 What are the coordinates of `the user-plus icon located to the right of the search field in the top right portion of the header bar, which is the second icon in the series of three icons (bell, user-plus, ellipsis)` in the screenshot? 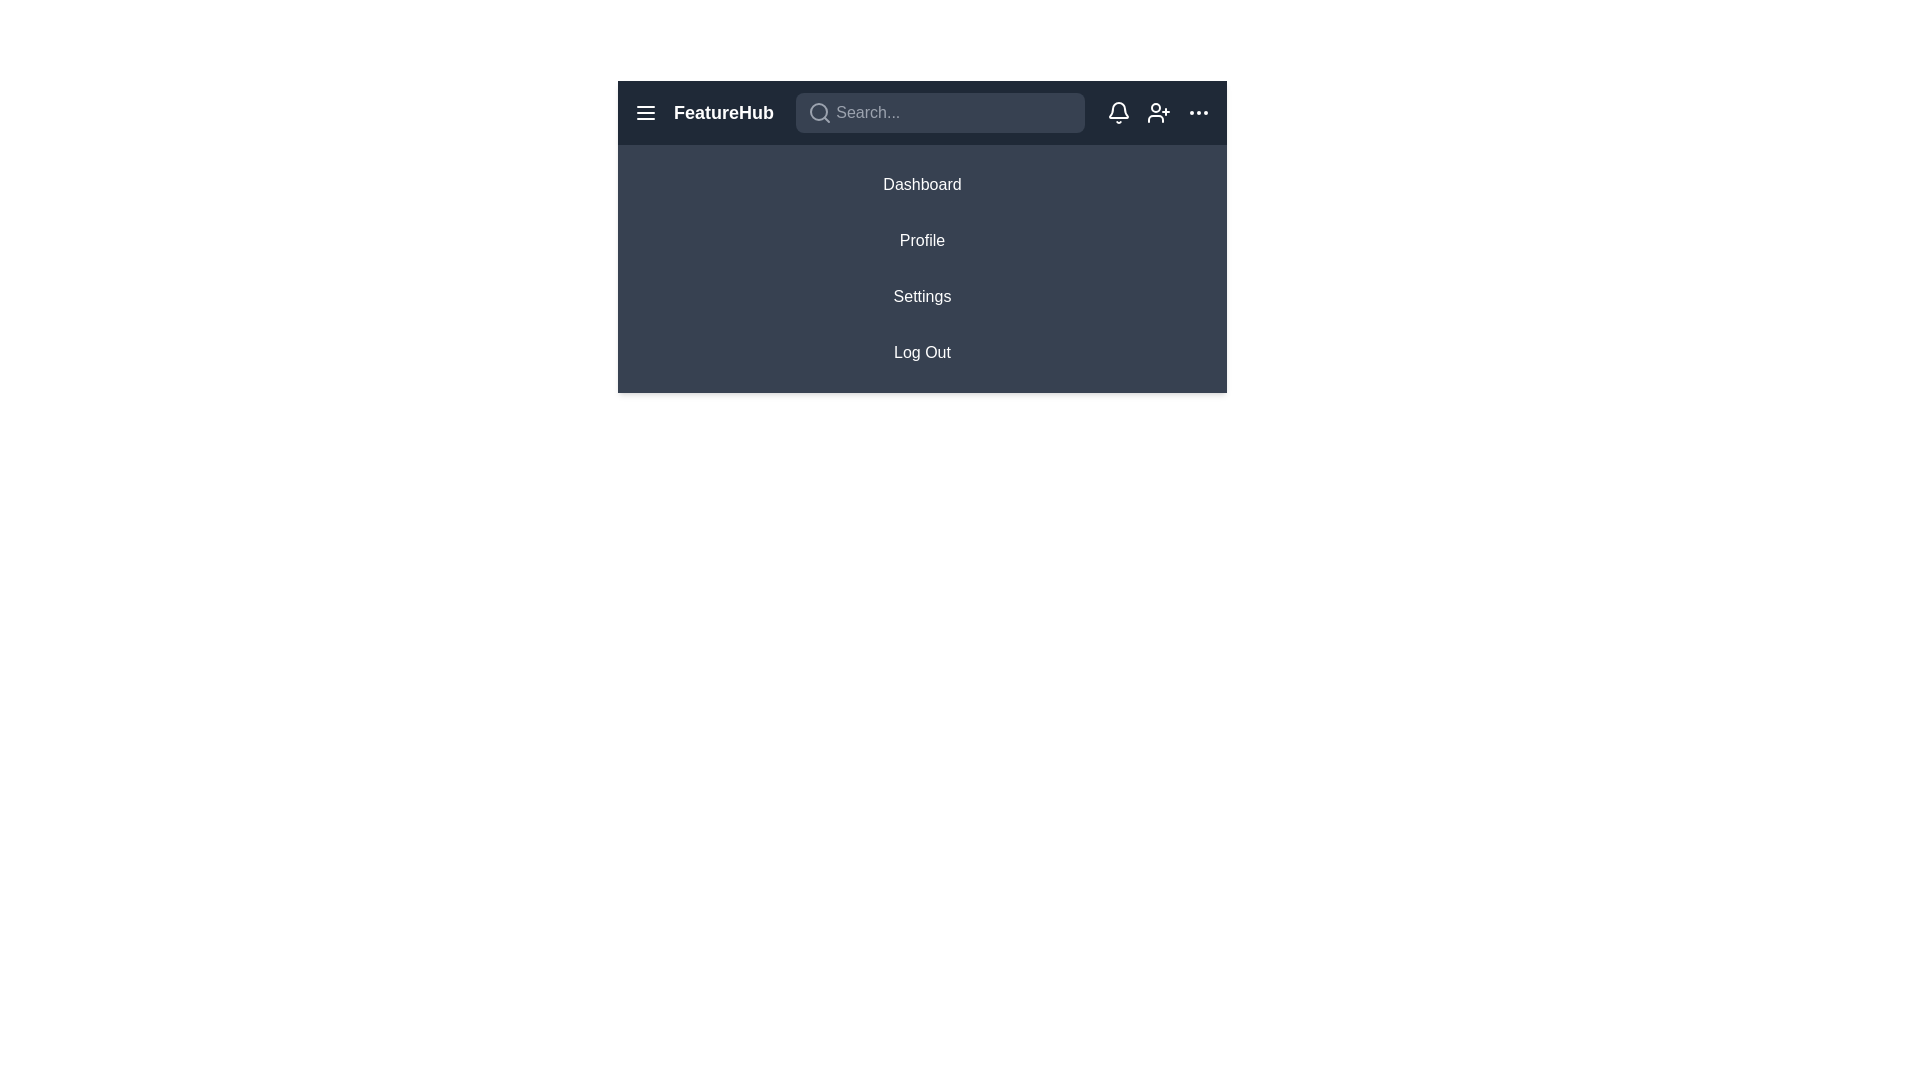 It's located at (1158, 112).